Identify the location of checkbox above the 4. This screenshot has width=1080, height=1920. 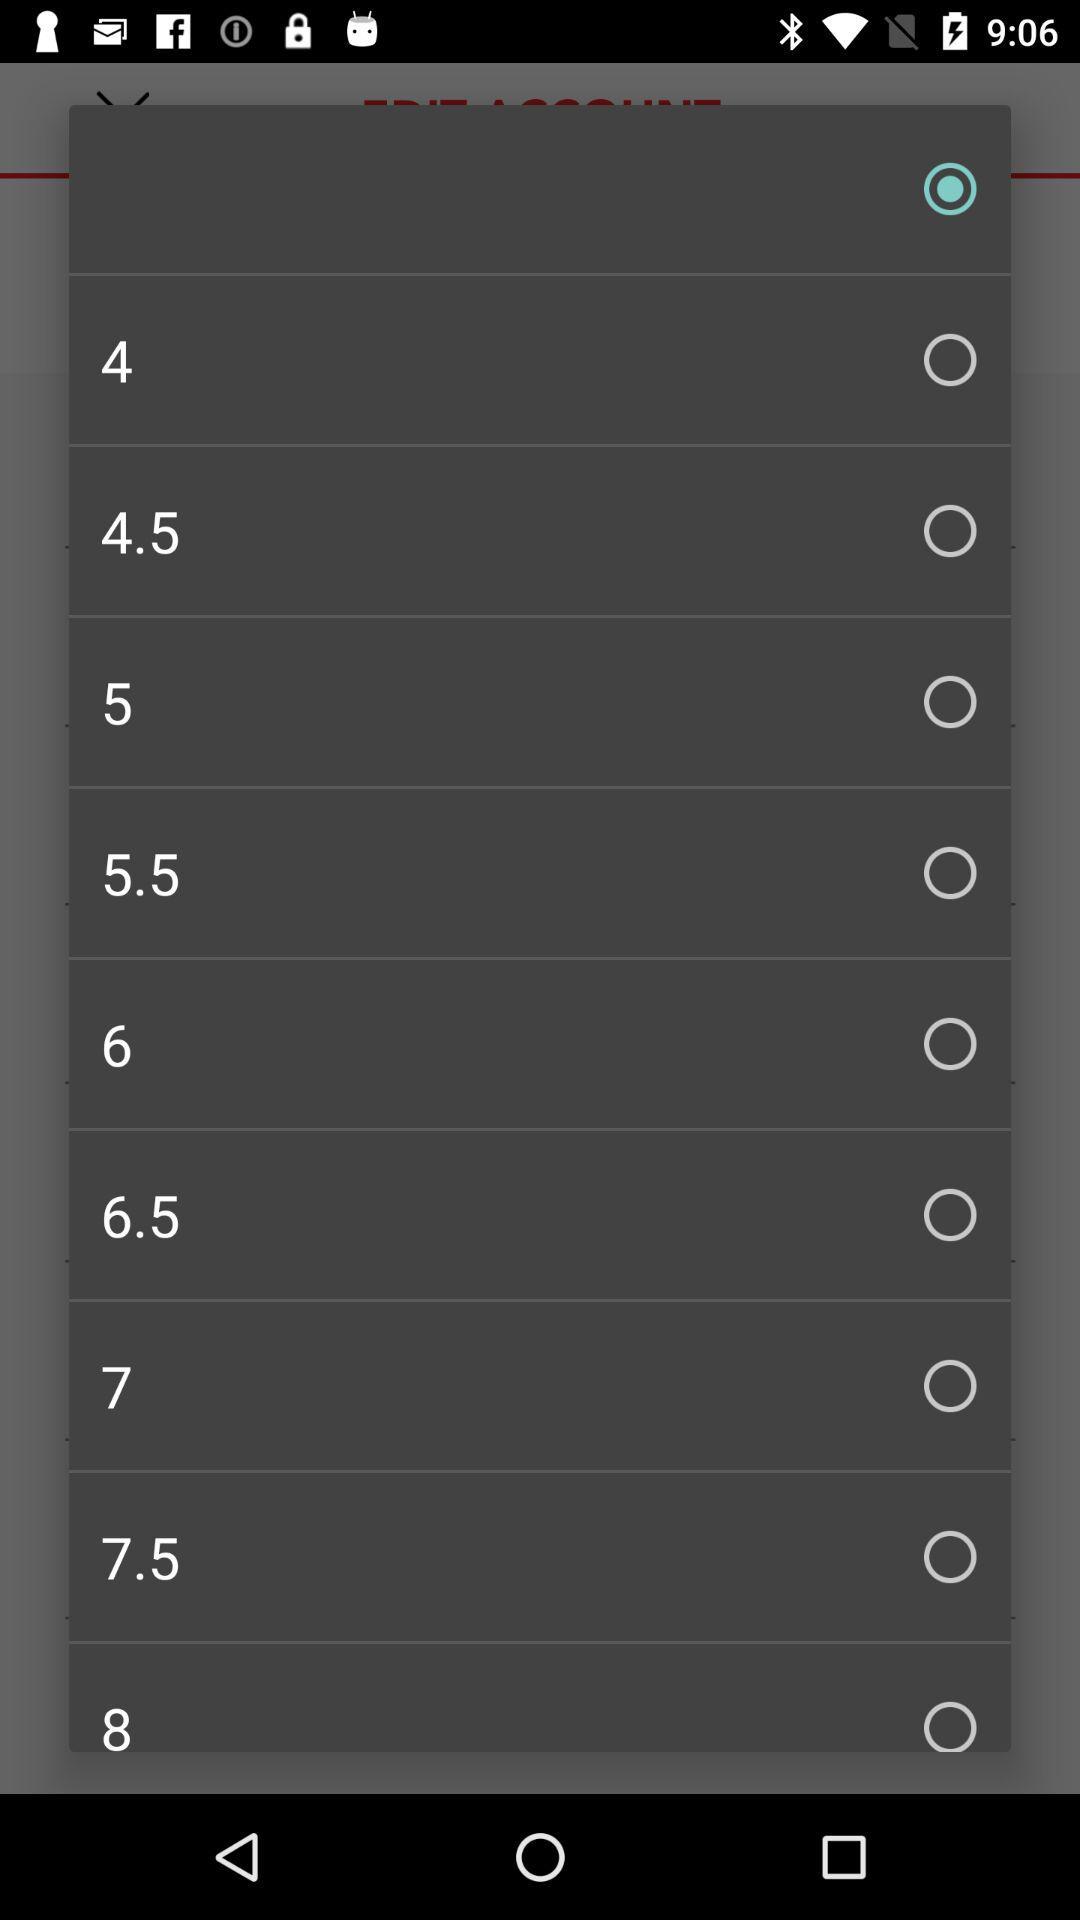
(540, 188).